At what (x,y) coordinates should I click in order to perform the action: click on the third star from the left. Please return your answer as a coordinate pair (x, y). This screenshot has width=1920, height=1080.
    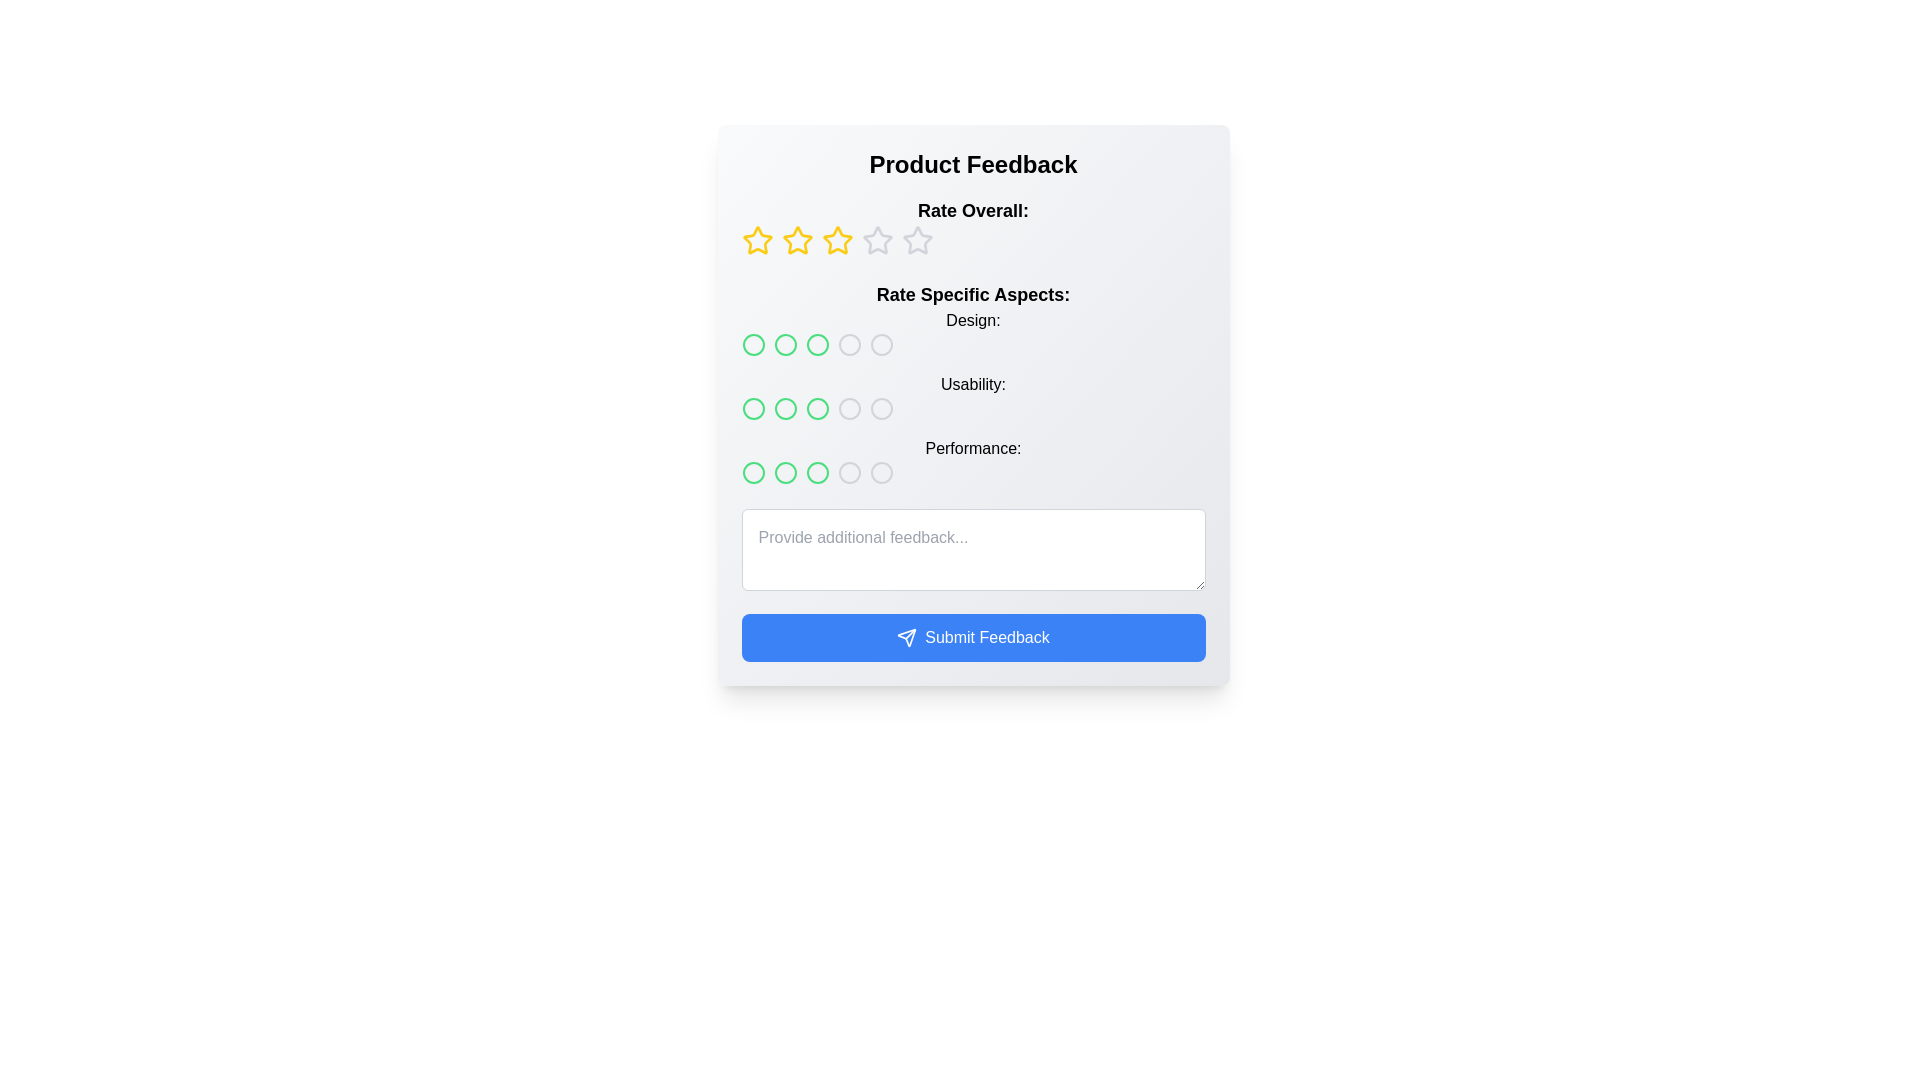
    Looking at the image, I should click on (837, 239).